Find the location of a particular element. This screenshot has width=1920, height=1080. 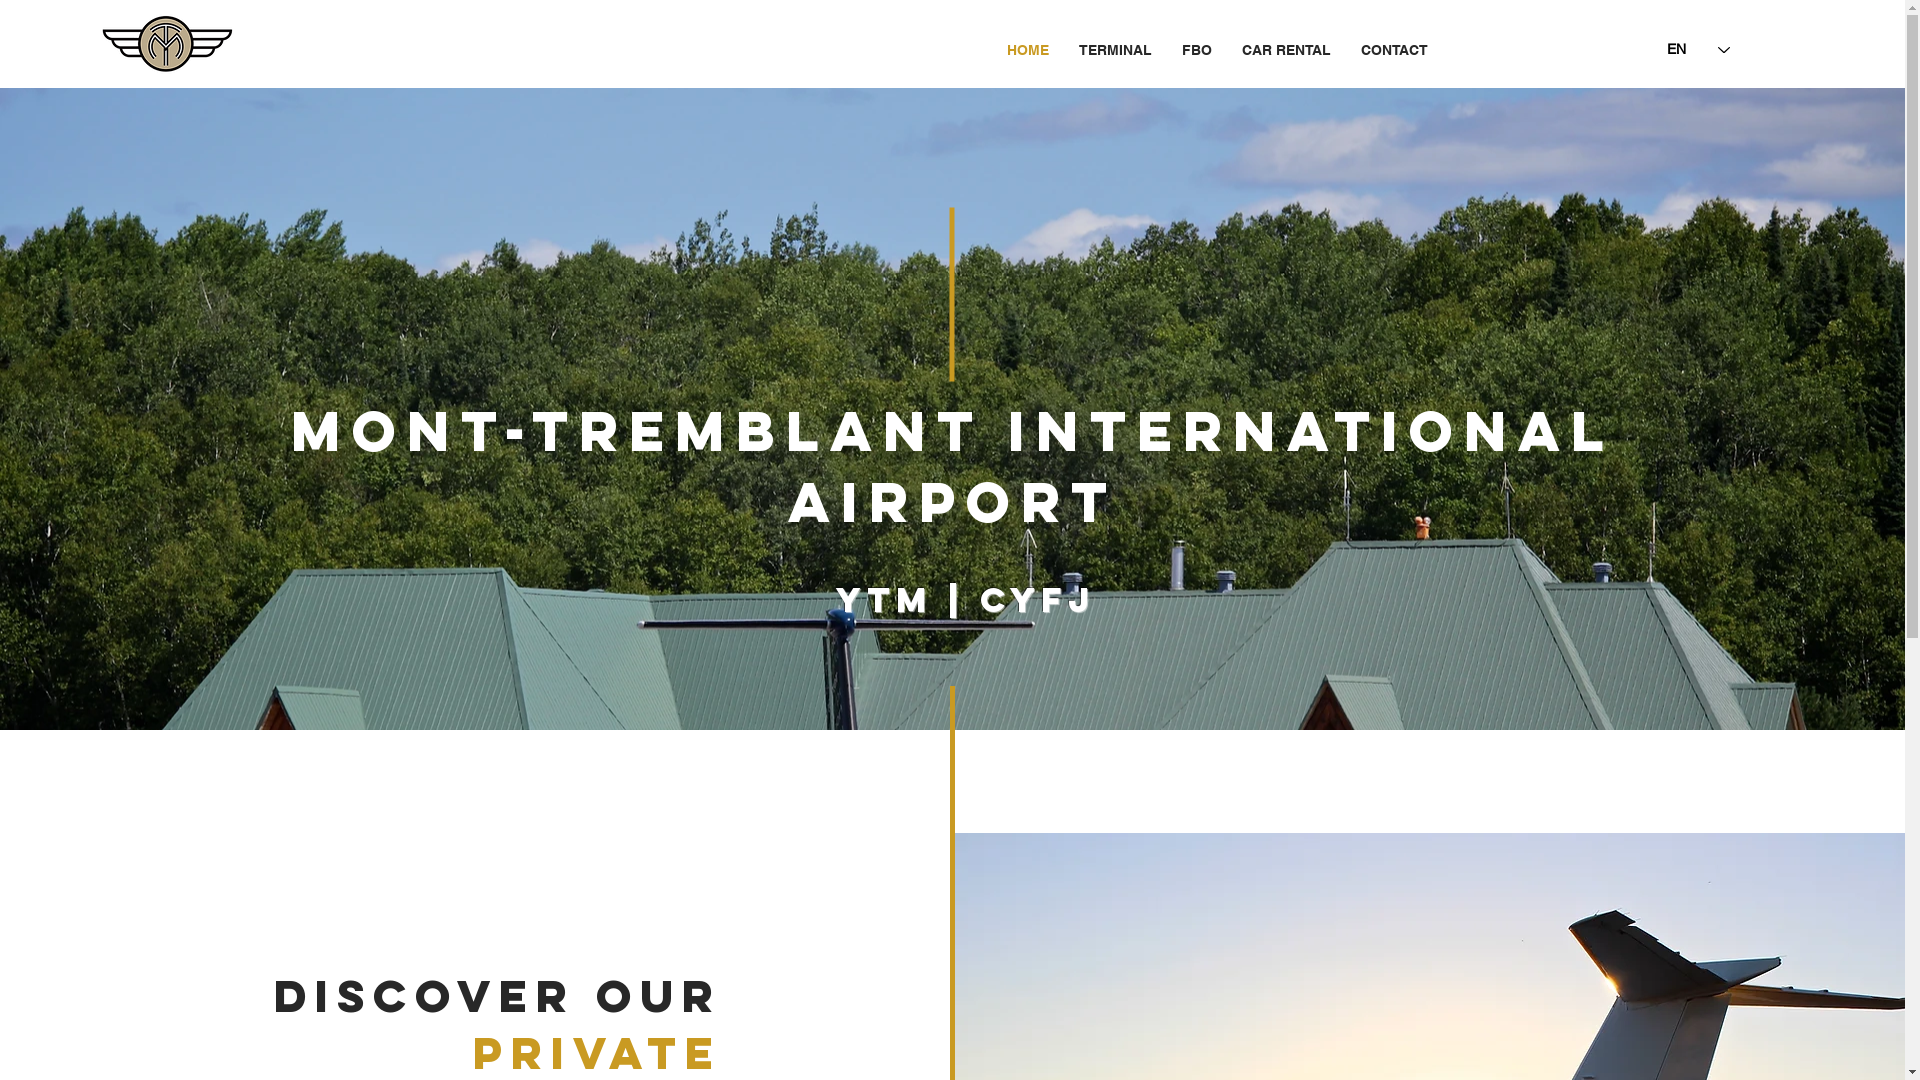

'FBO' is located at coordinates (1195, 49).